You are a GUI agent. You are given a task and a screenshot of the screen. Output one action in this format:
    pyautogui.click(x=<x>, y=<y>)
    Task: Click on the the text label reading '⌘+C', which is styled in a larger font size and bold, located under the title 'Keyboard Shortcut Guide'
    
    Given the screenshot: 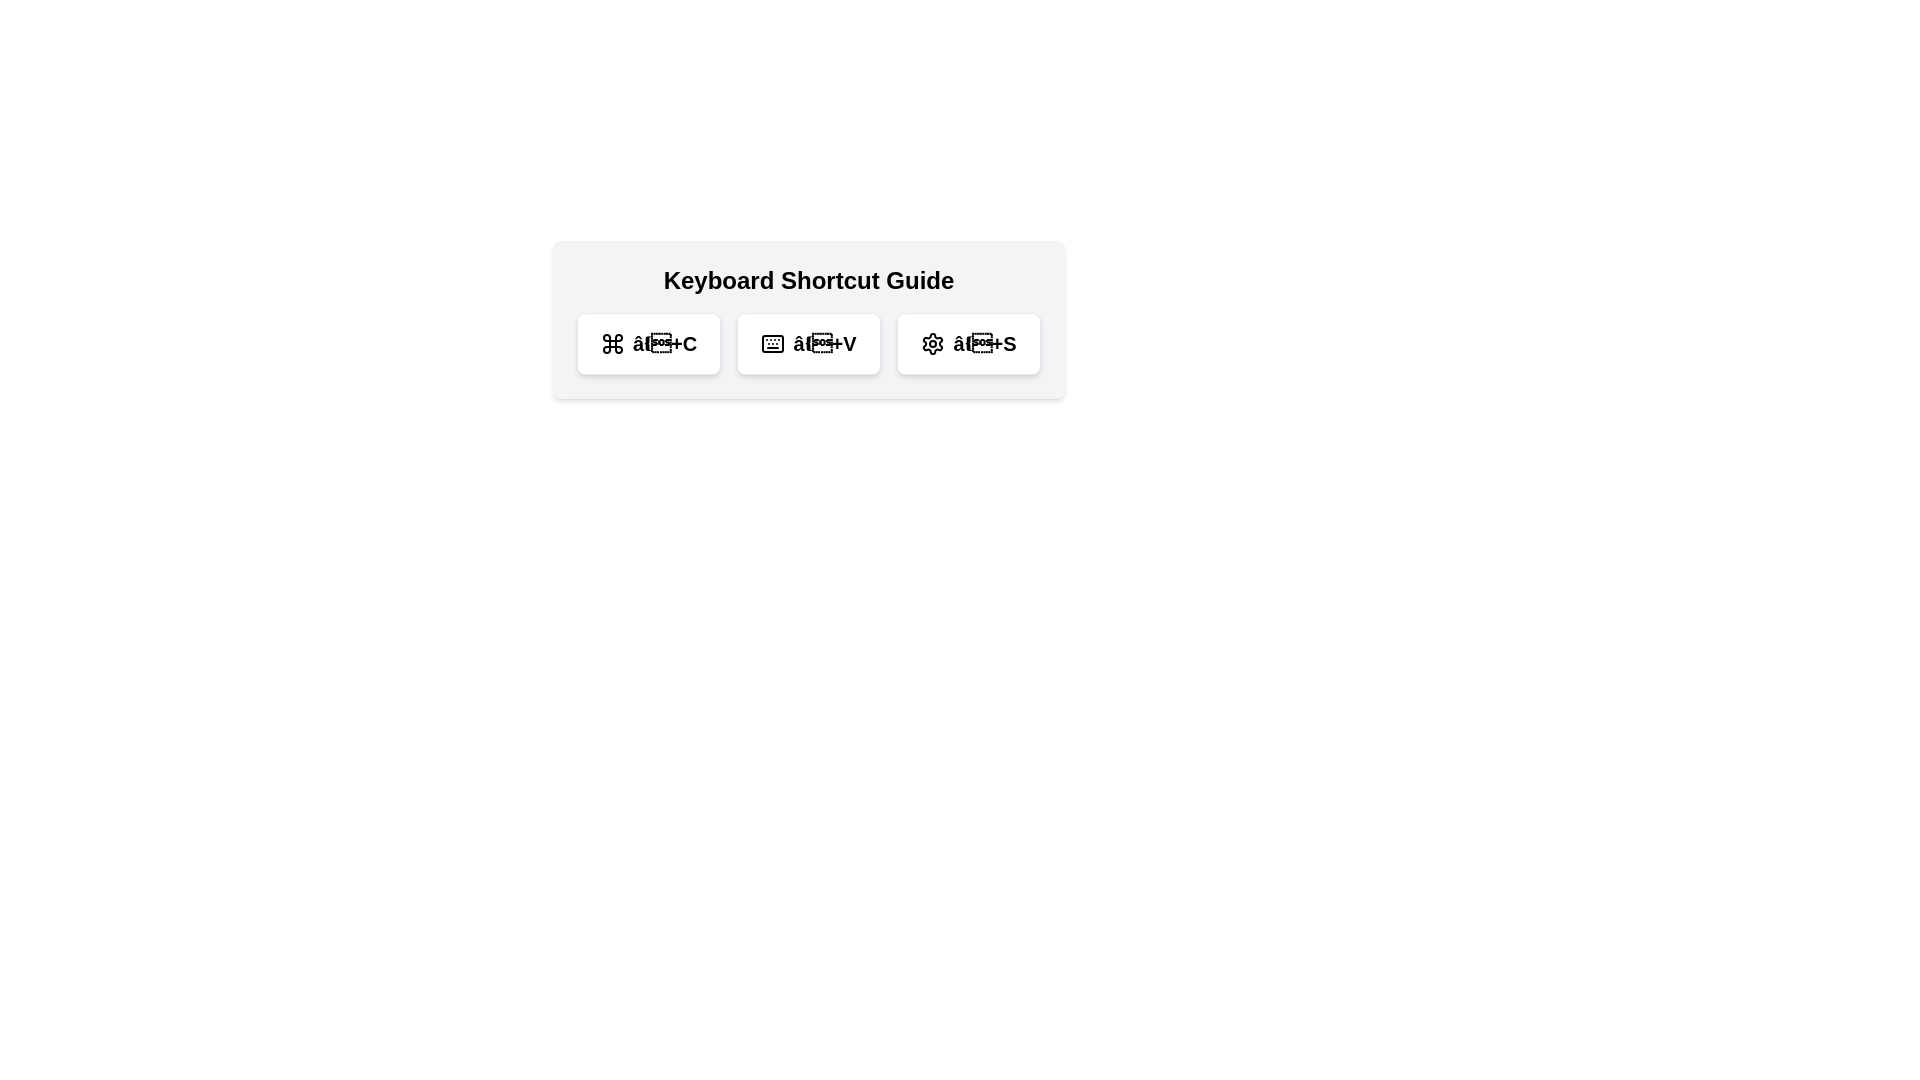 What is the action you would take?
    pyautogui.click(x=665, y=342)
    